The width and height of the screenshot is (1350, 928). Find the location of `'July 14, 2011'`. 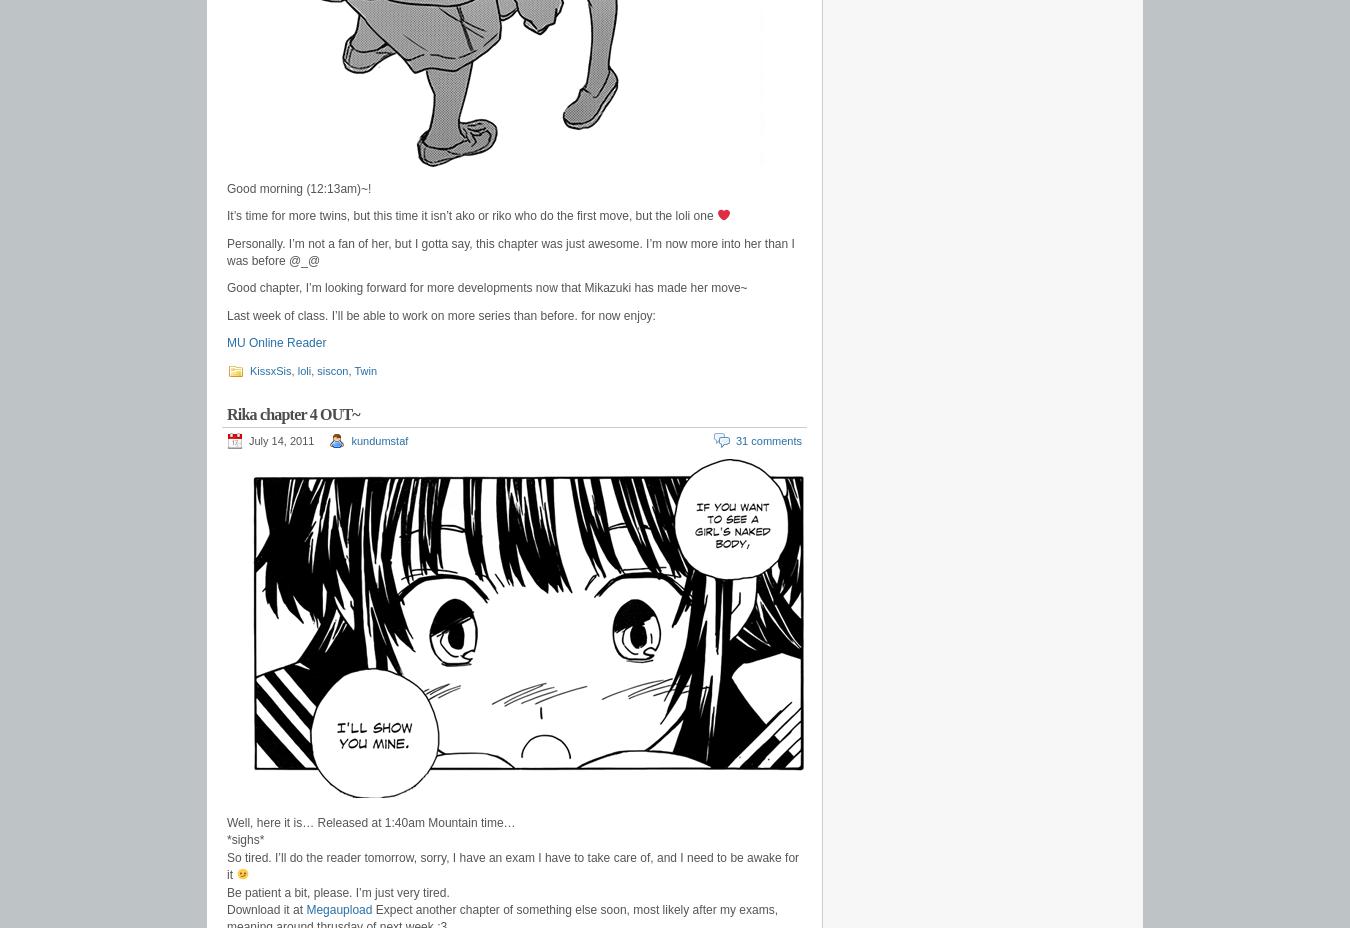

'July 14, 2011' is located at coordinates (280, 439).